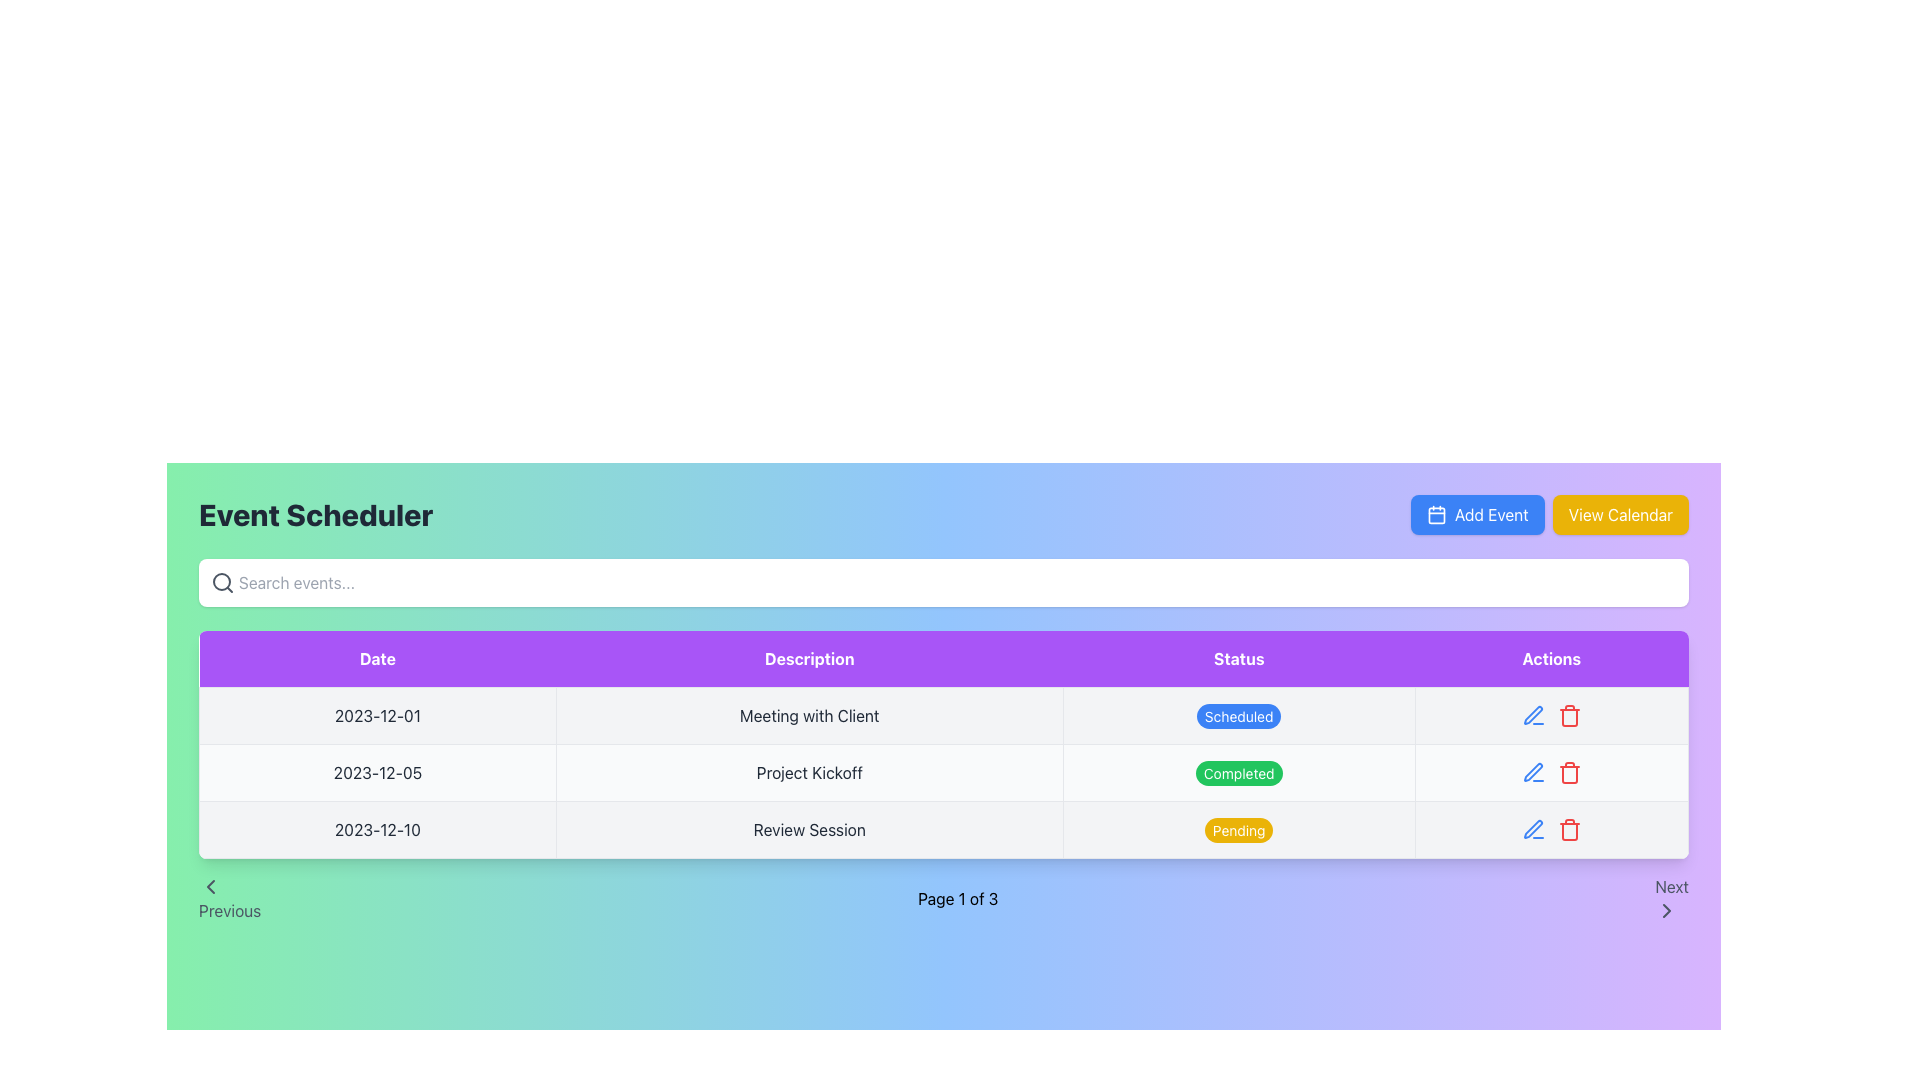 The image size is (1920, 1080). Describe the element at coordinates (1532, 771) in the screenshot. I see `the edit icon button in the 'Actions' column of the second row for the 'Project Kickoff' entry to change its color` at that location.